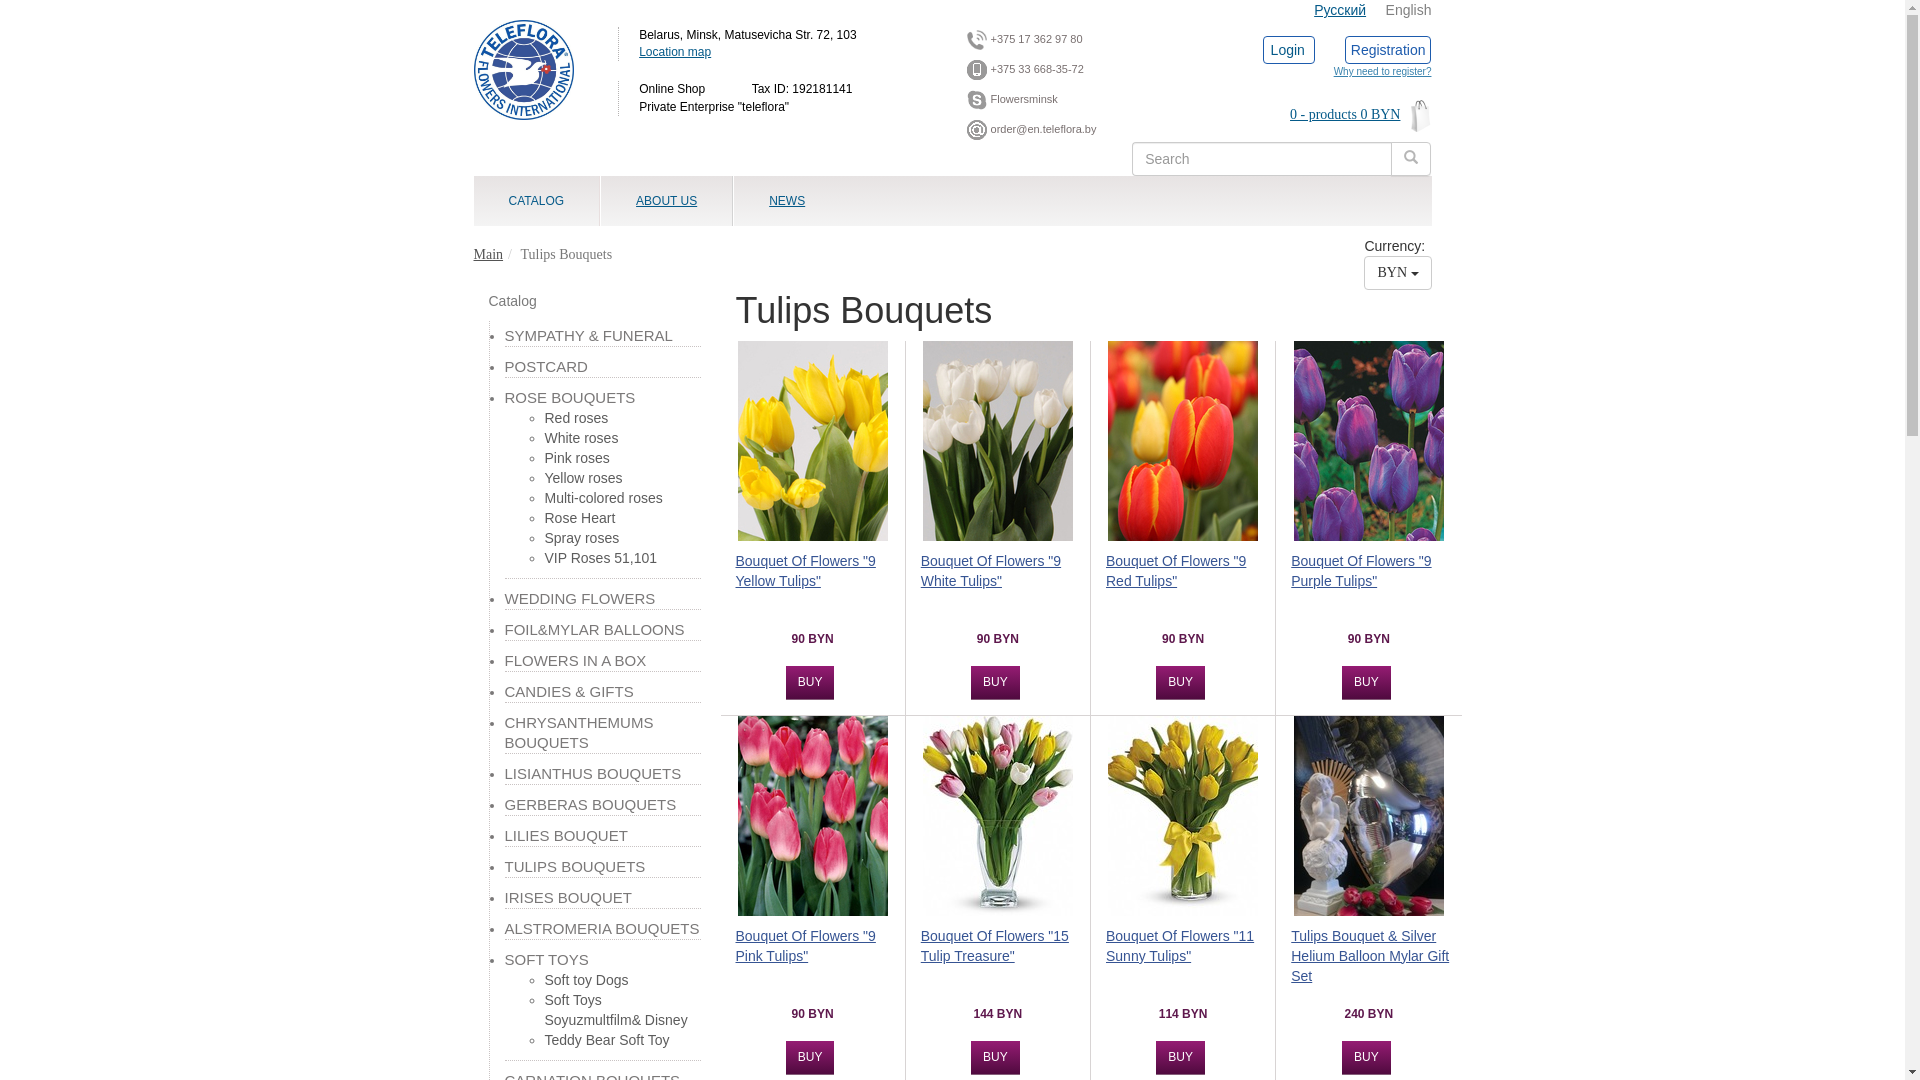 The height and width of the screenshot is (1080, 1920). I want to click on 'VIP Roses 51,101', so click(543, 558).